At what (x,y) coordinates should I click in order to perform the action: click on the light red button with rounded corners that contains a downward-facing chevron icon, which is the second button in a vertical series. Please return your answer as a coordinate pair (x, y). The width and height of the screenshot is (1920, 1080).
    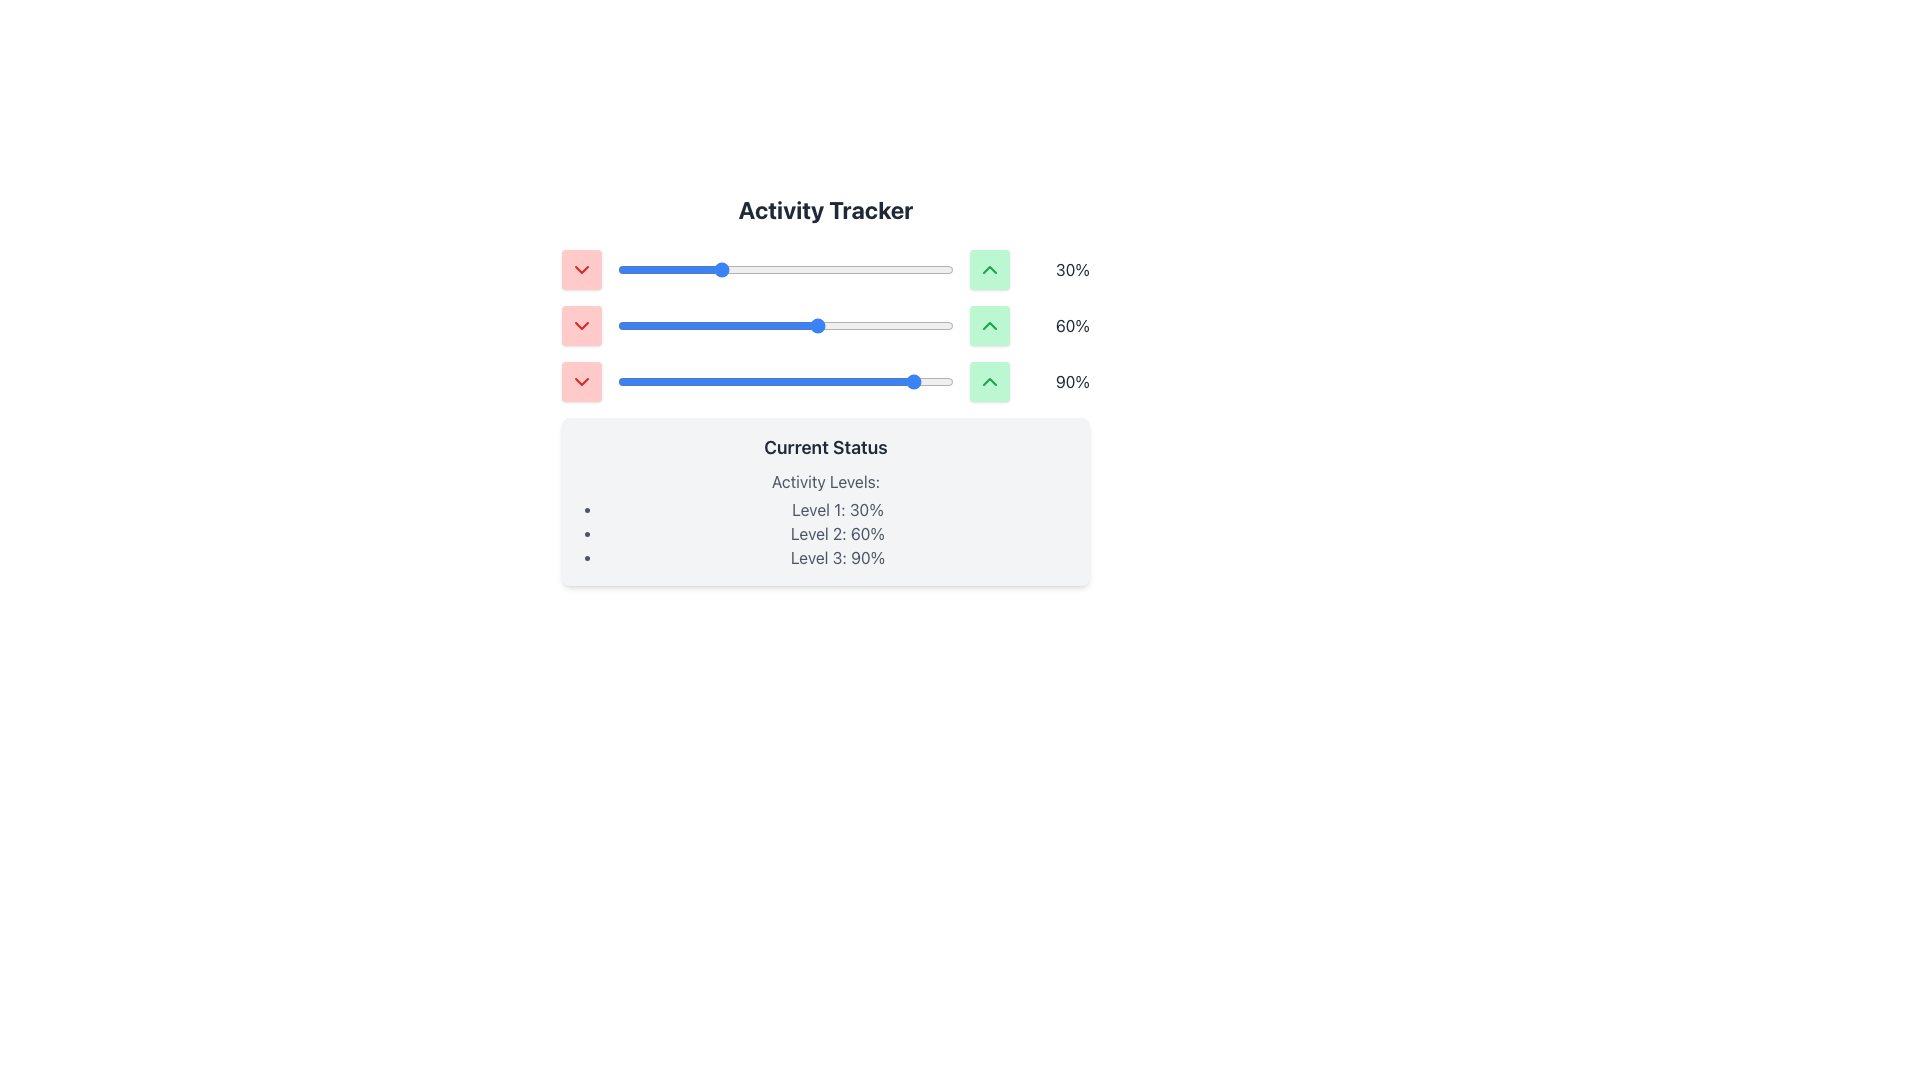
    Looking at the image, I should click on (580, 325).